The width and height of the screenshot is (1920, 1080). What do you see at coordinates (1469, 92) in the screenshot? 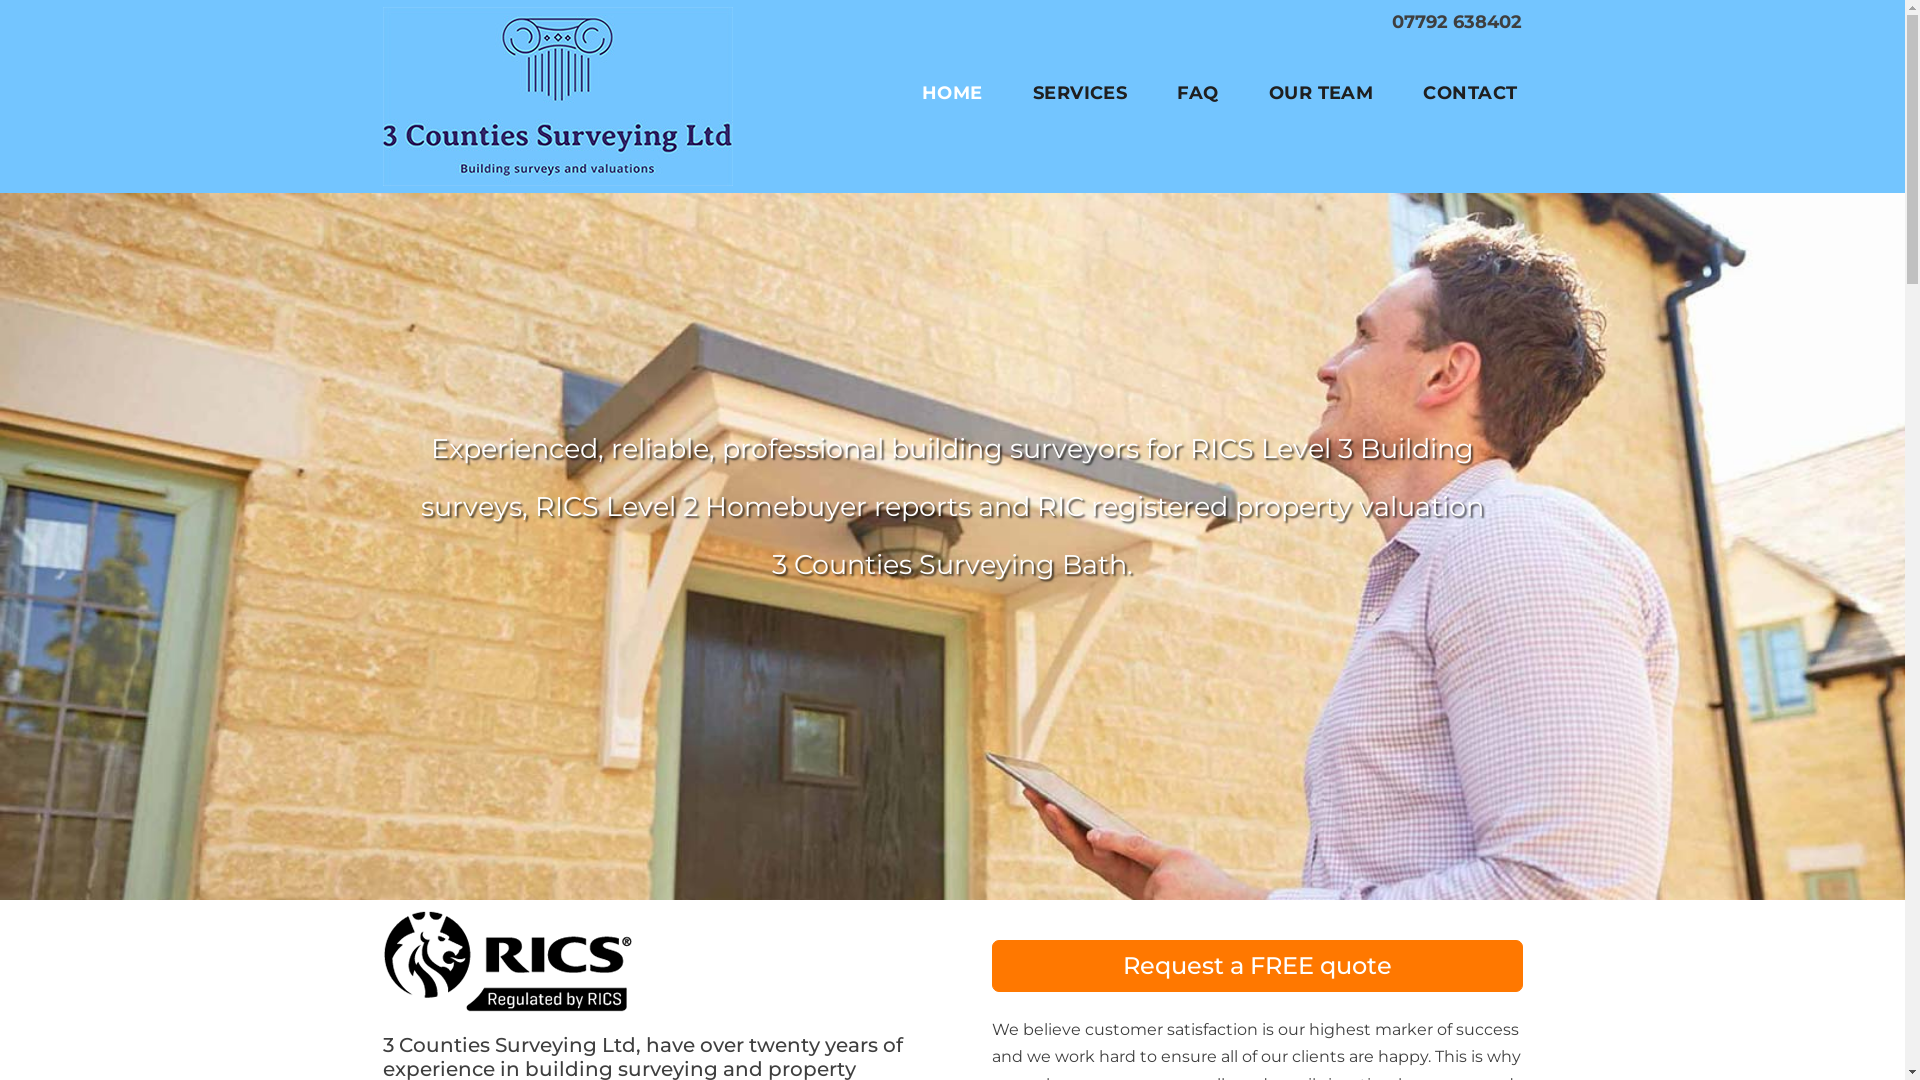
I see `'CONTACT'` at bounding box center [1469, 92].